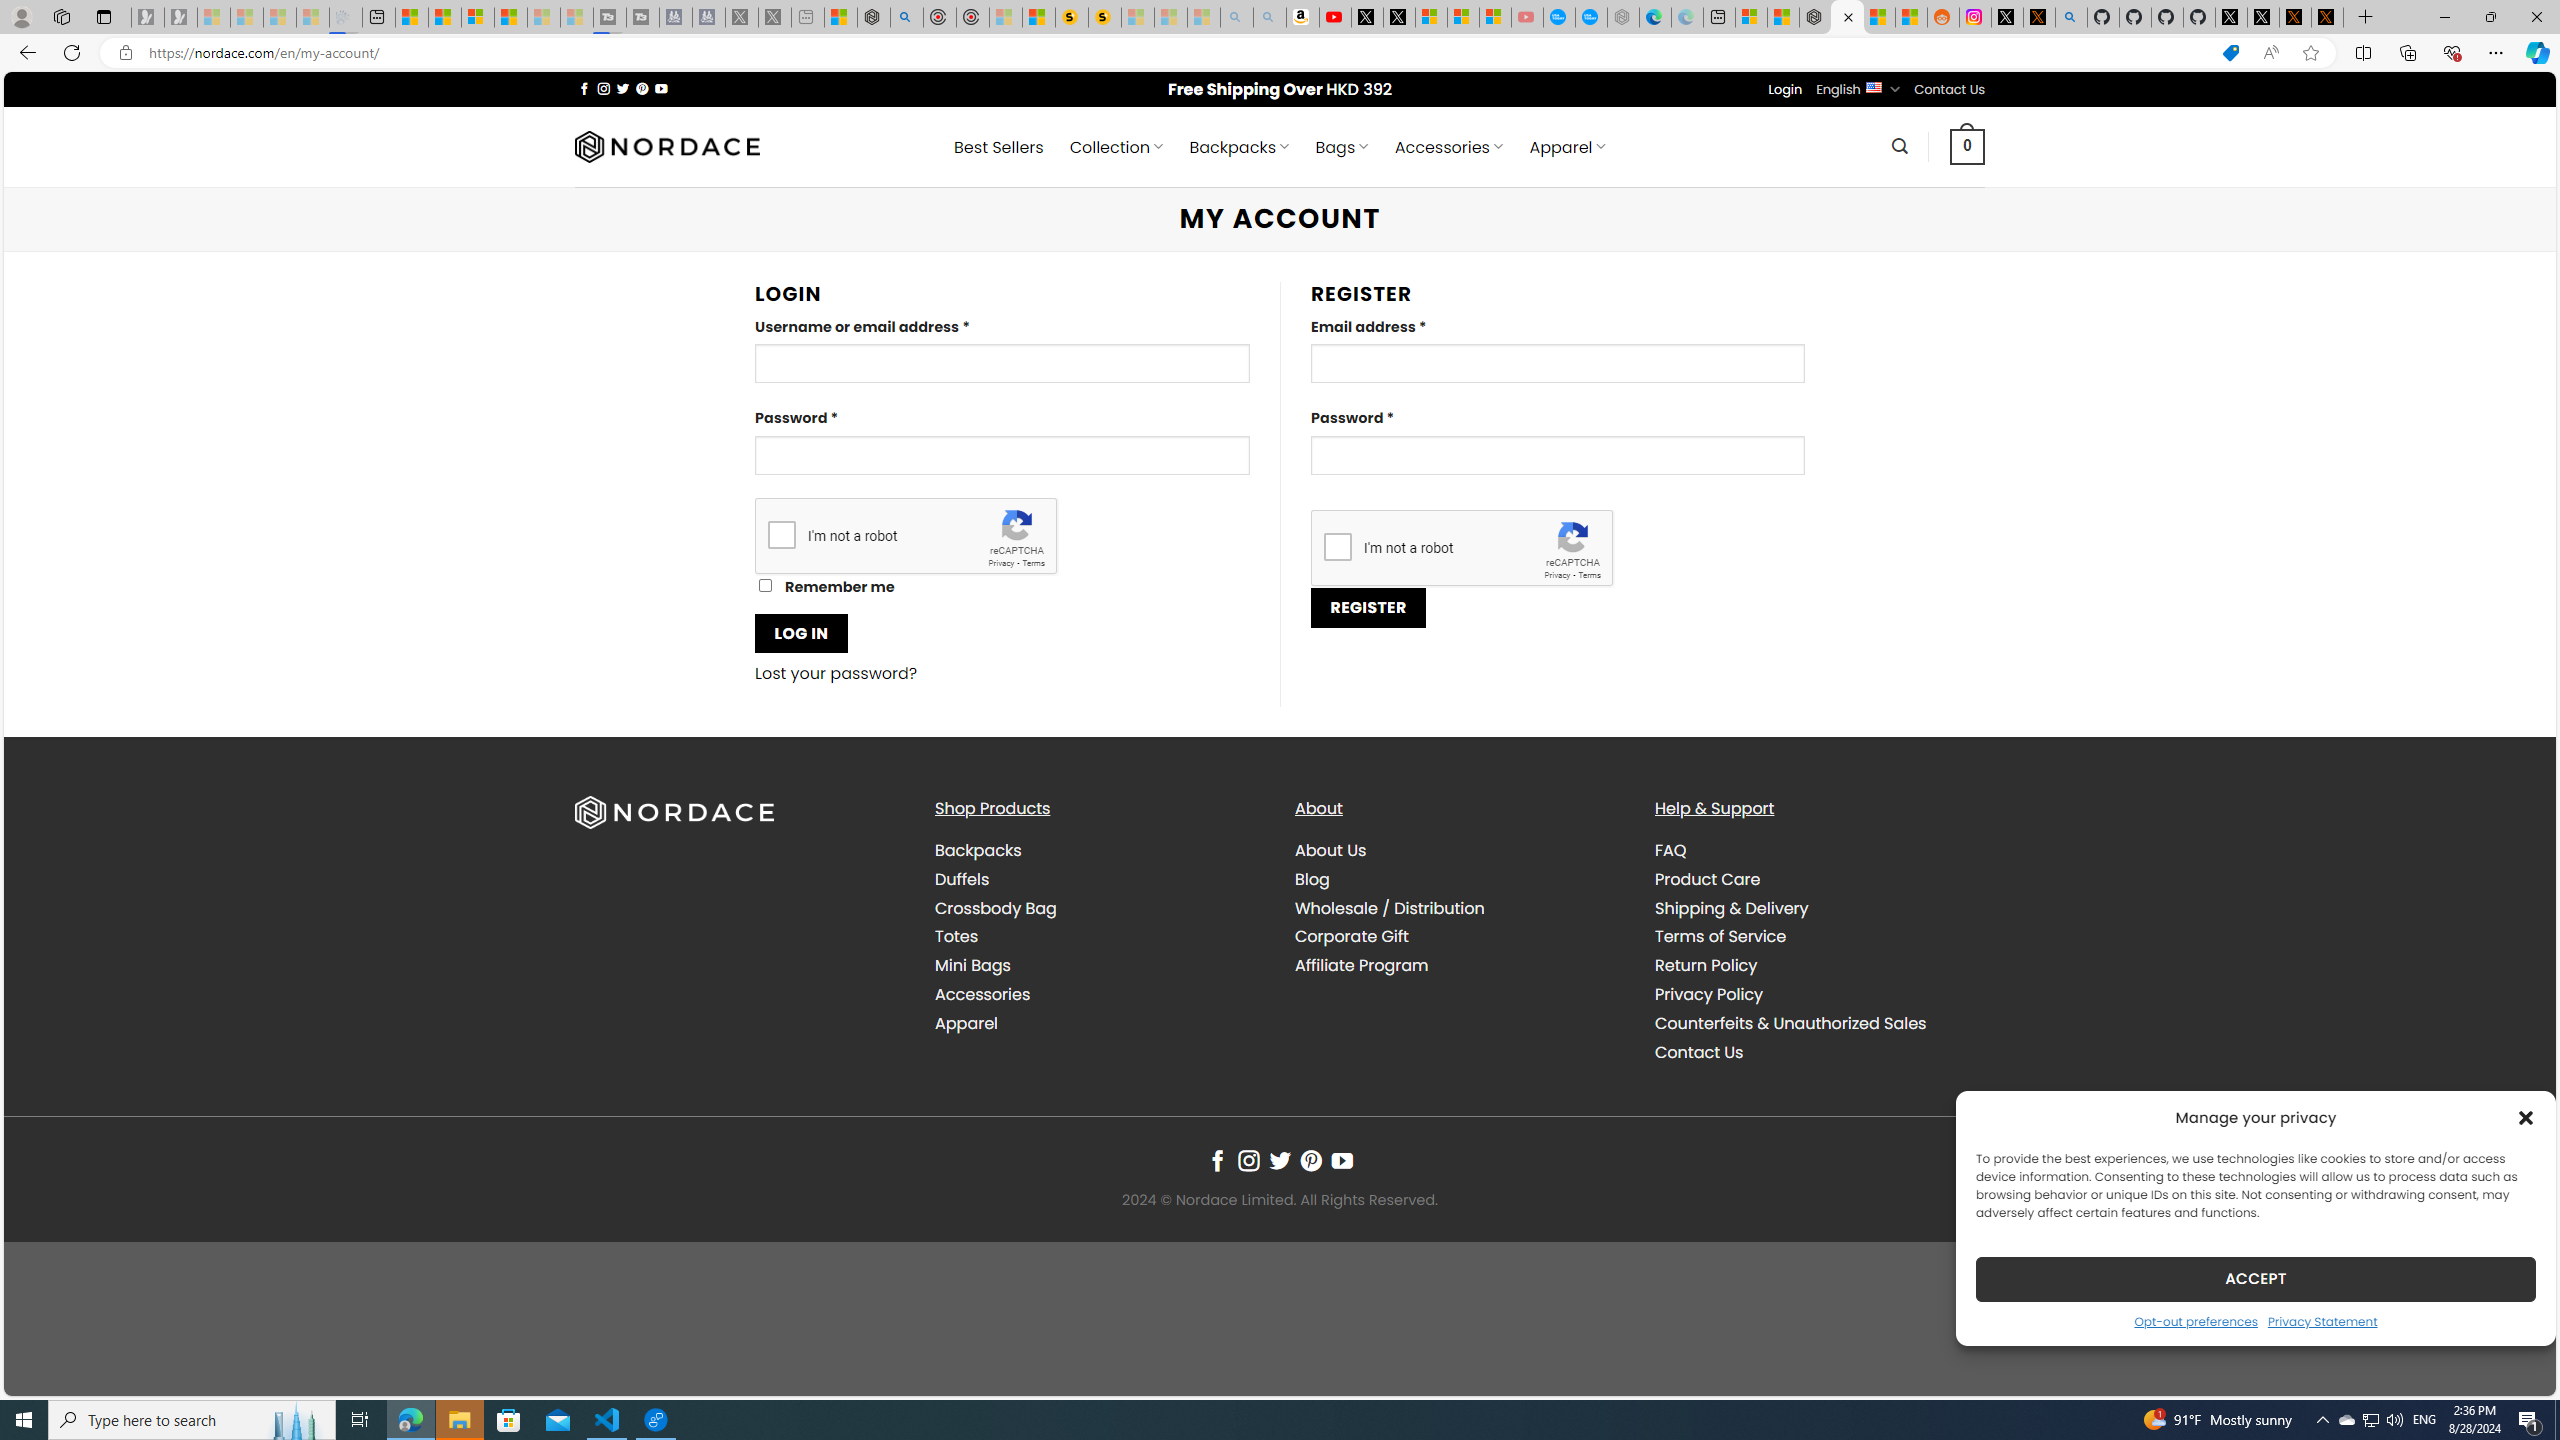 The height and width of the screenshot is (1440, 2560). What do you see at coordinates (1590, 16) in the screenshot?
I see `'The most popular Google '` at bounding box center [1590, 16].